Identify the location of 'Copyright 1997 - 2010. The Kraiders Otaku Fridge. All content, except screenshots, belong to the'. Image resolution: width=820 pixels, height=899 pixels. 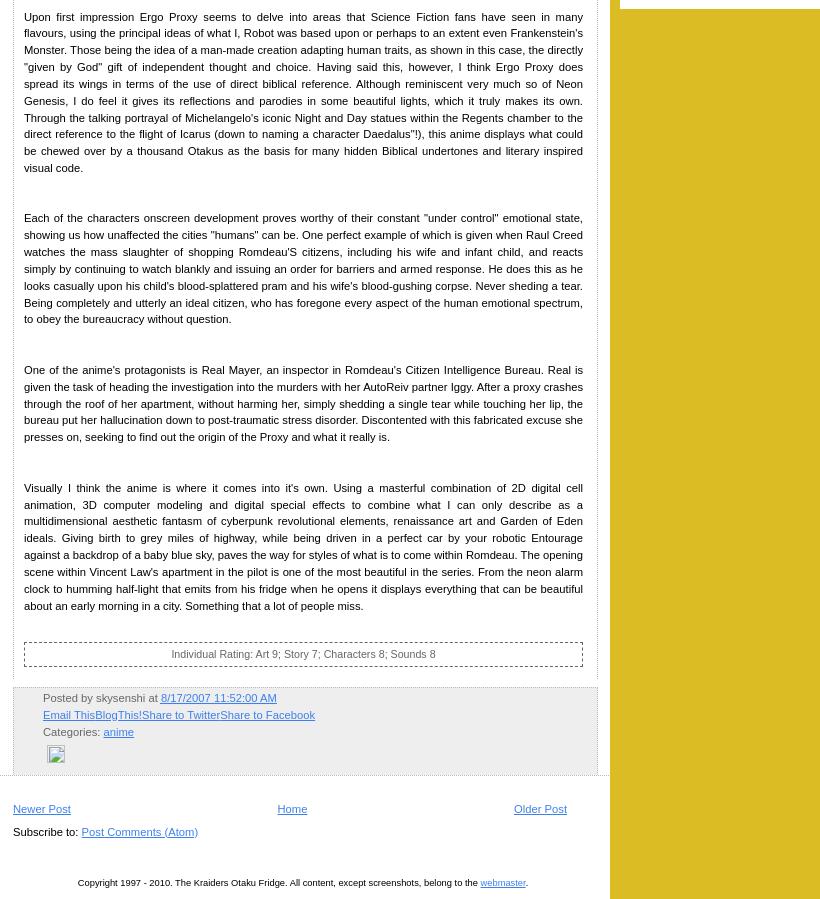
(278, 882).